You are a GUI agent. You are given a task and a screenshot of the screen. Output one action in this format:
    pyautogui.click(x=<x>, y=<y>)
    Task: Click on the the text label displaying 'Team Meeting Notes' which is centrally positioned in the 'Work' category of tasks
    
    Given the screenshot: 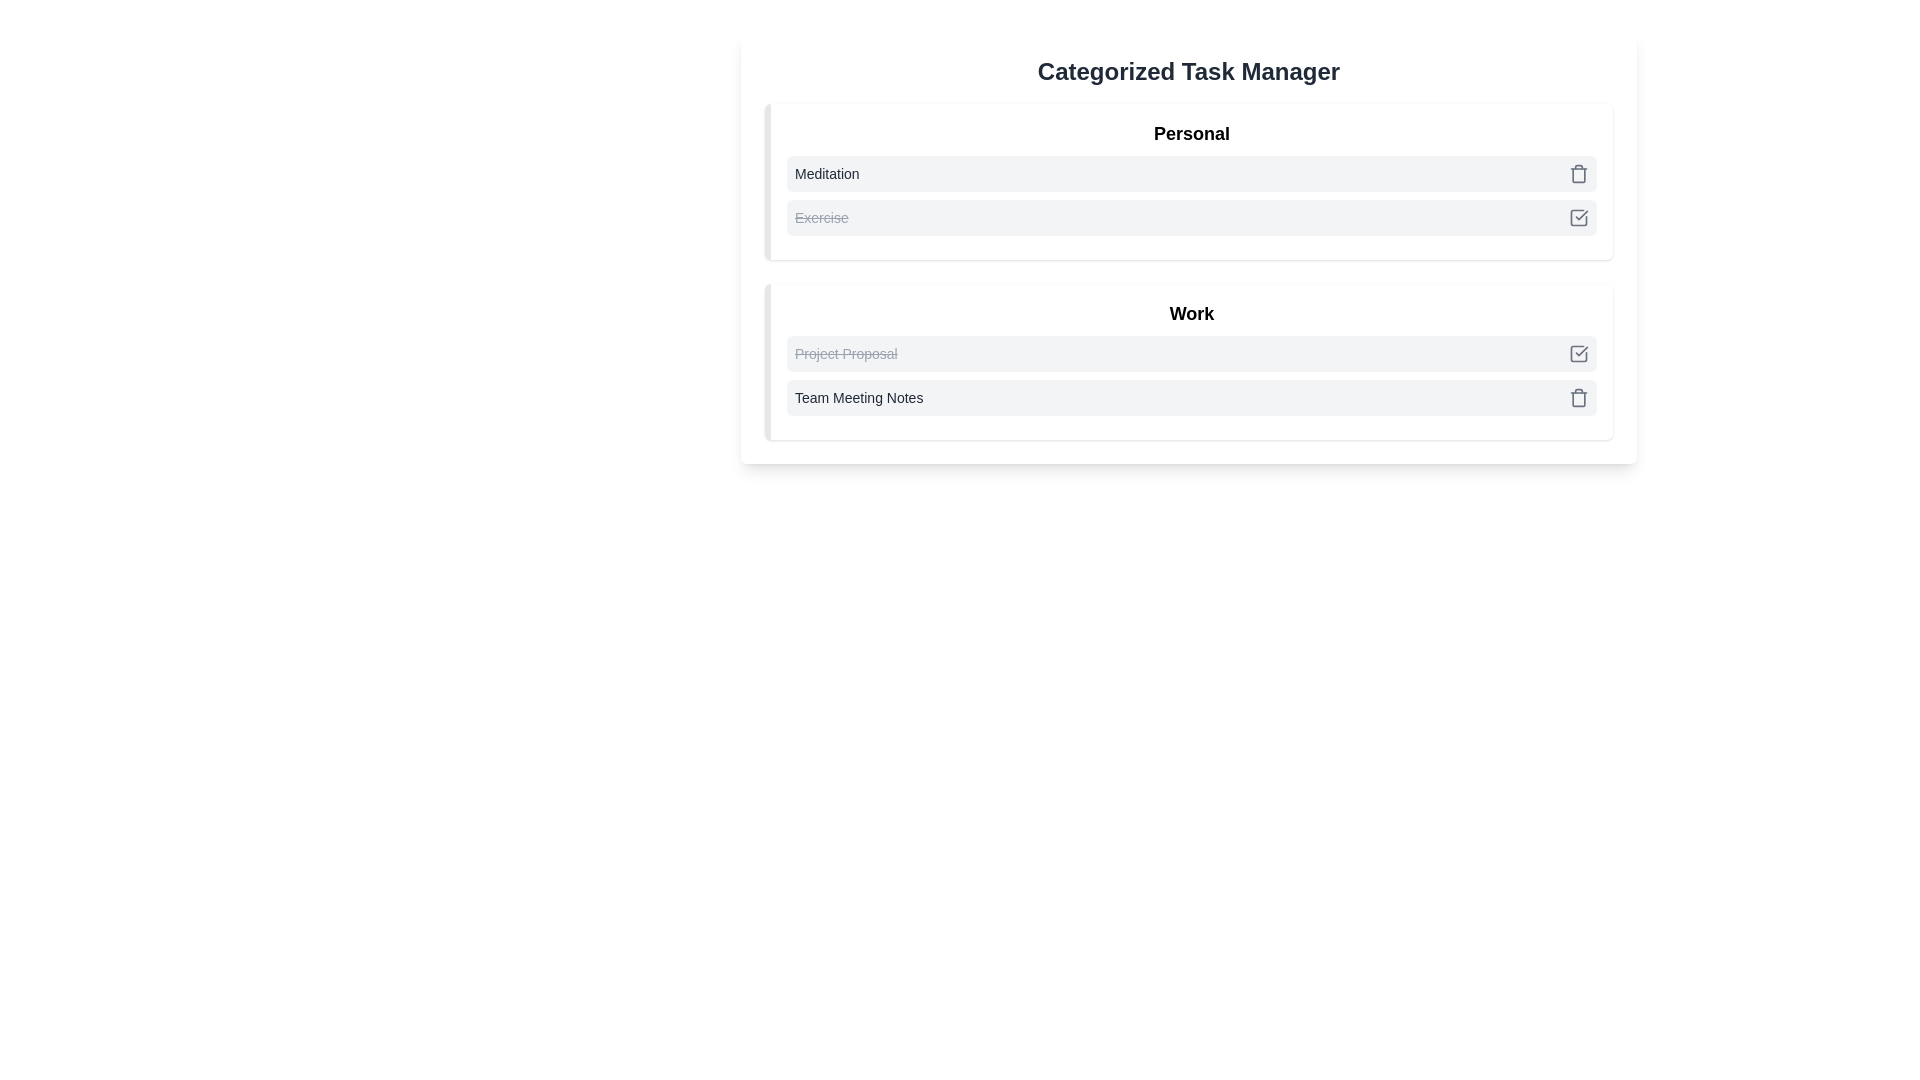 What is the action you would take?
    pyautogui.click(x=859, y=397)
    